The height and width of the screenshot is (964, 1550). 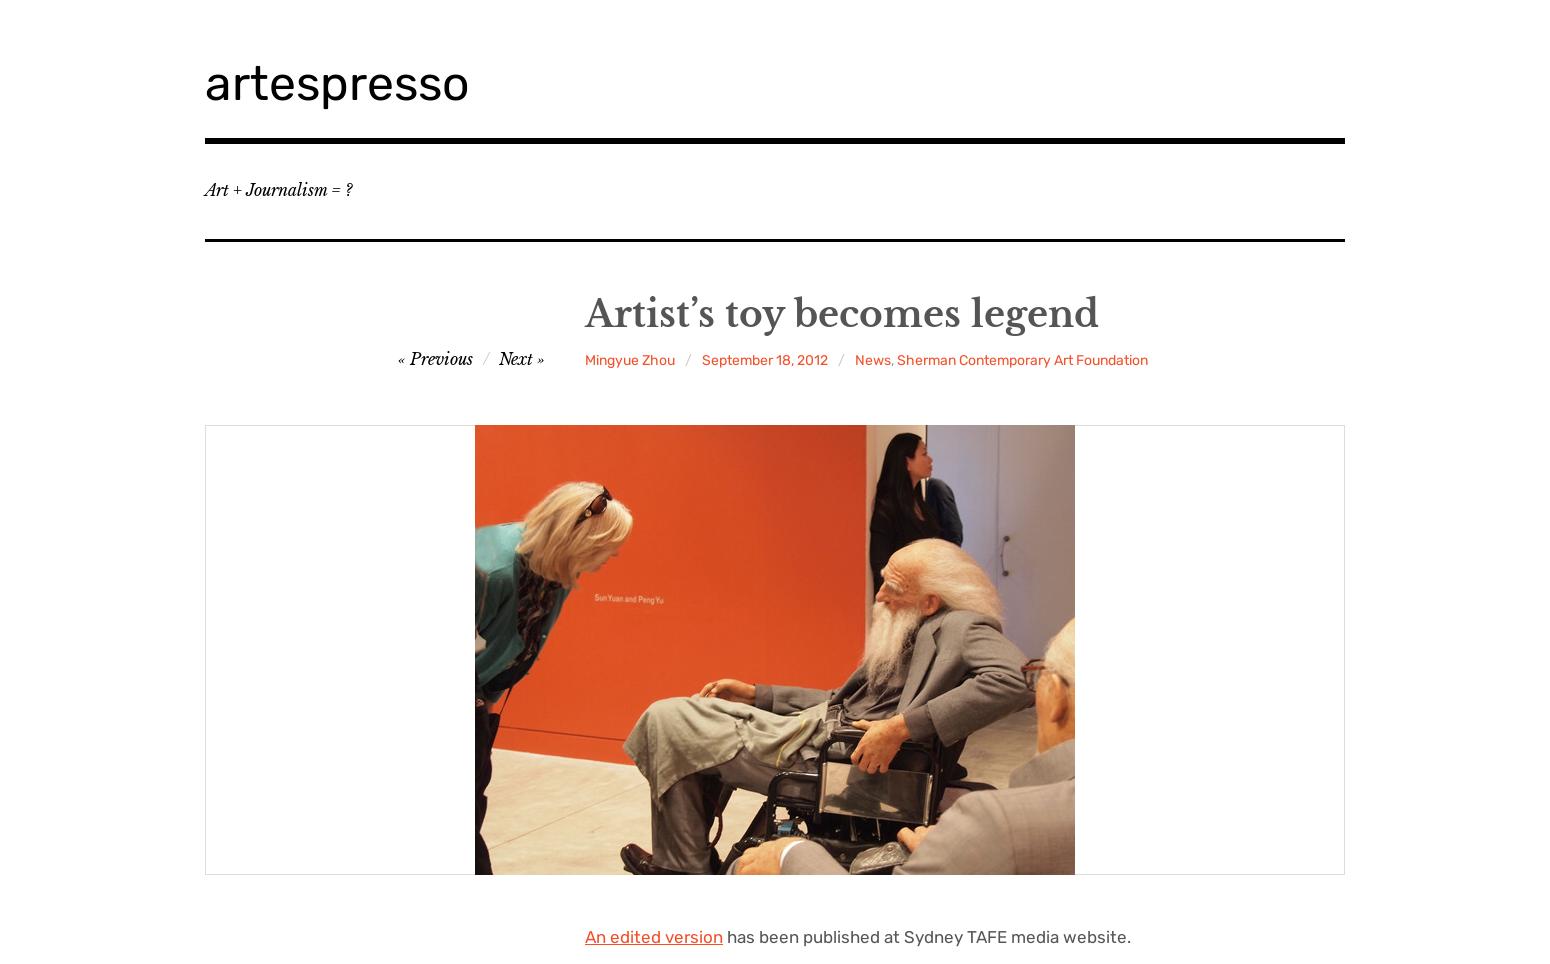 I want to click on ',', so click(x=894, y=359).